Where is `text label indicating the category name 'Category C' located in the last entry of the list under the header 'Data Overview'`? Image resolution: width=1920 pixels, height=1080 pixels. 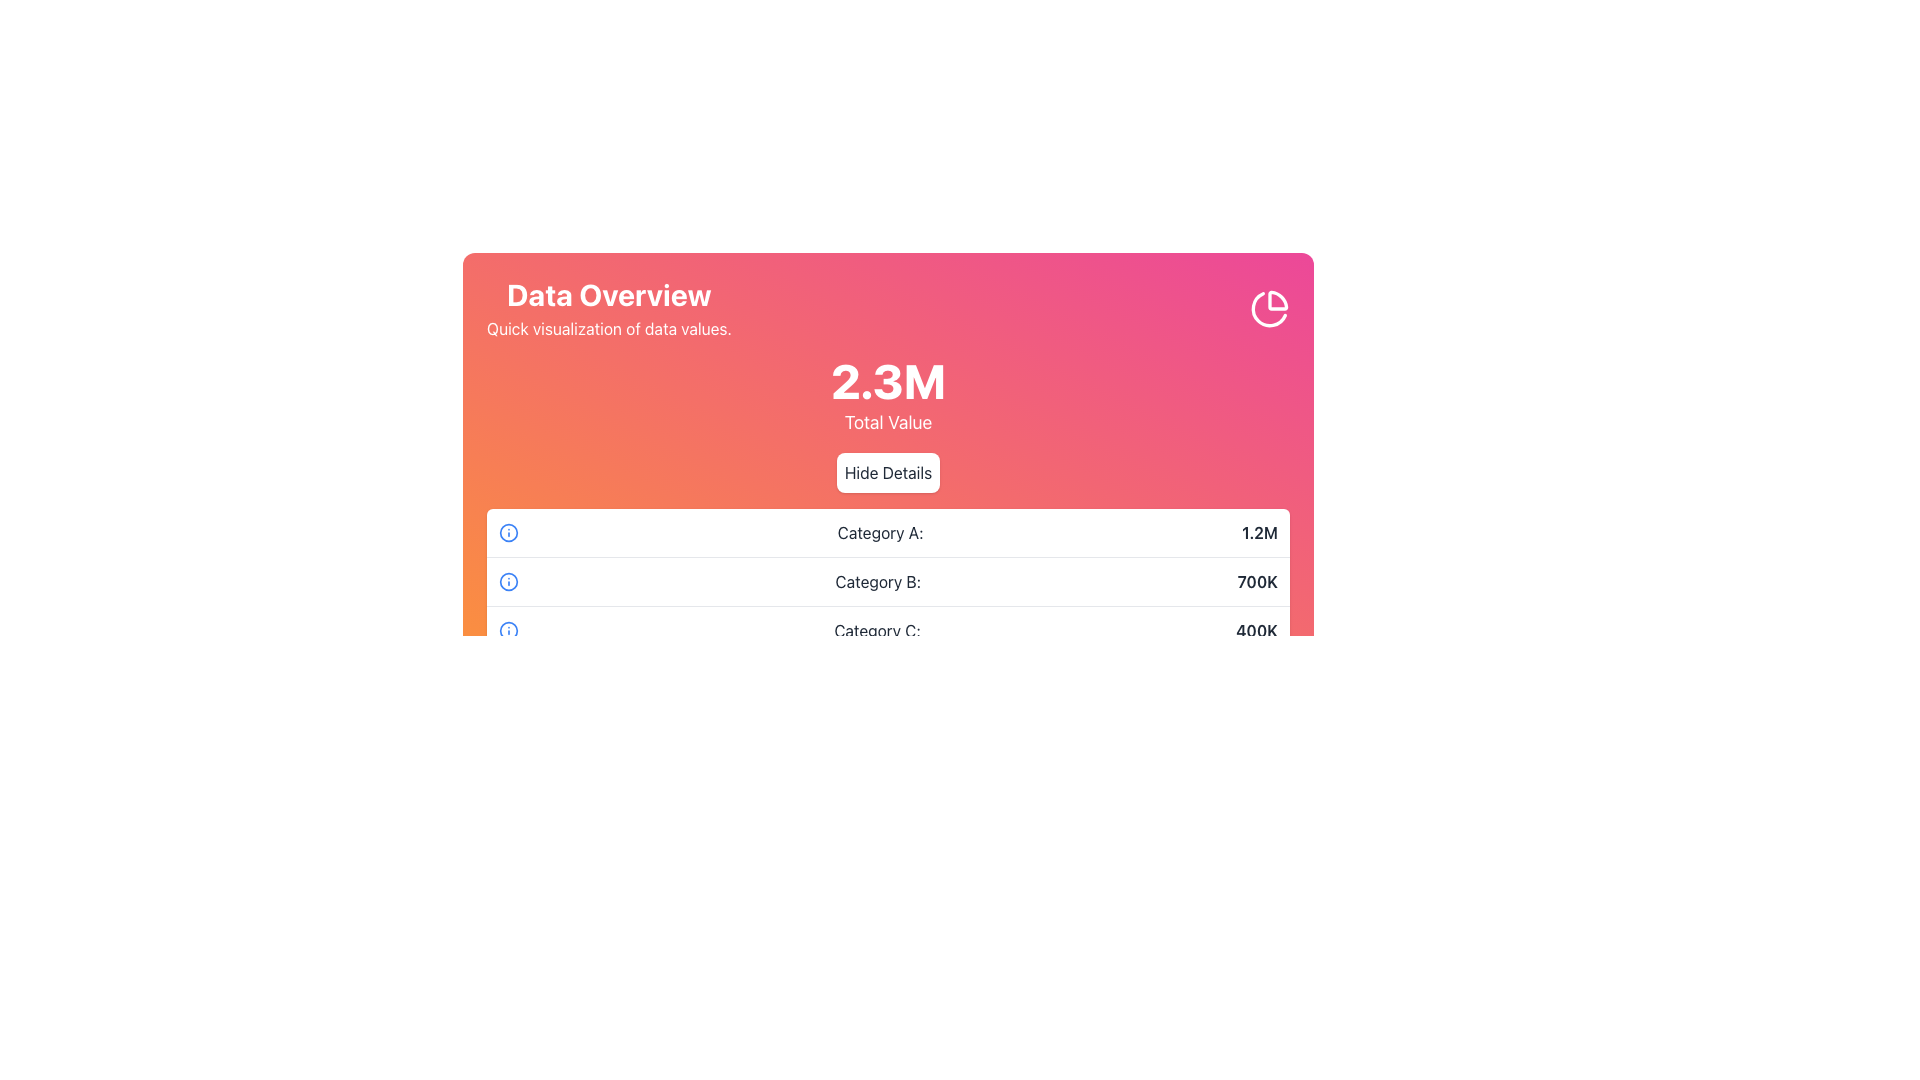 text label indicating the category name 'Category C' located in the last entry of the list under the header 'Data Overview' is located at coordinates (877, 631).